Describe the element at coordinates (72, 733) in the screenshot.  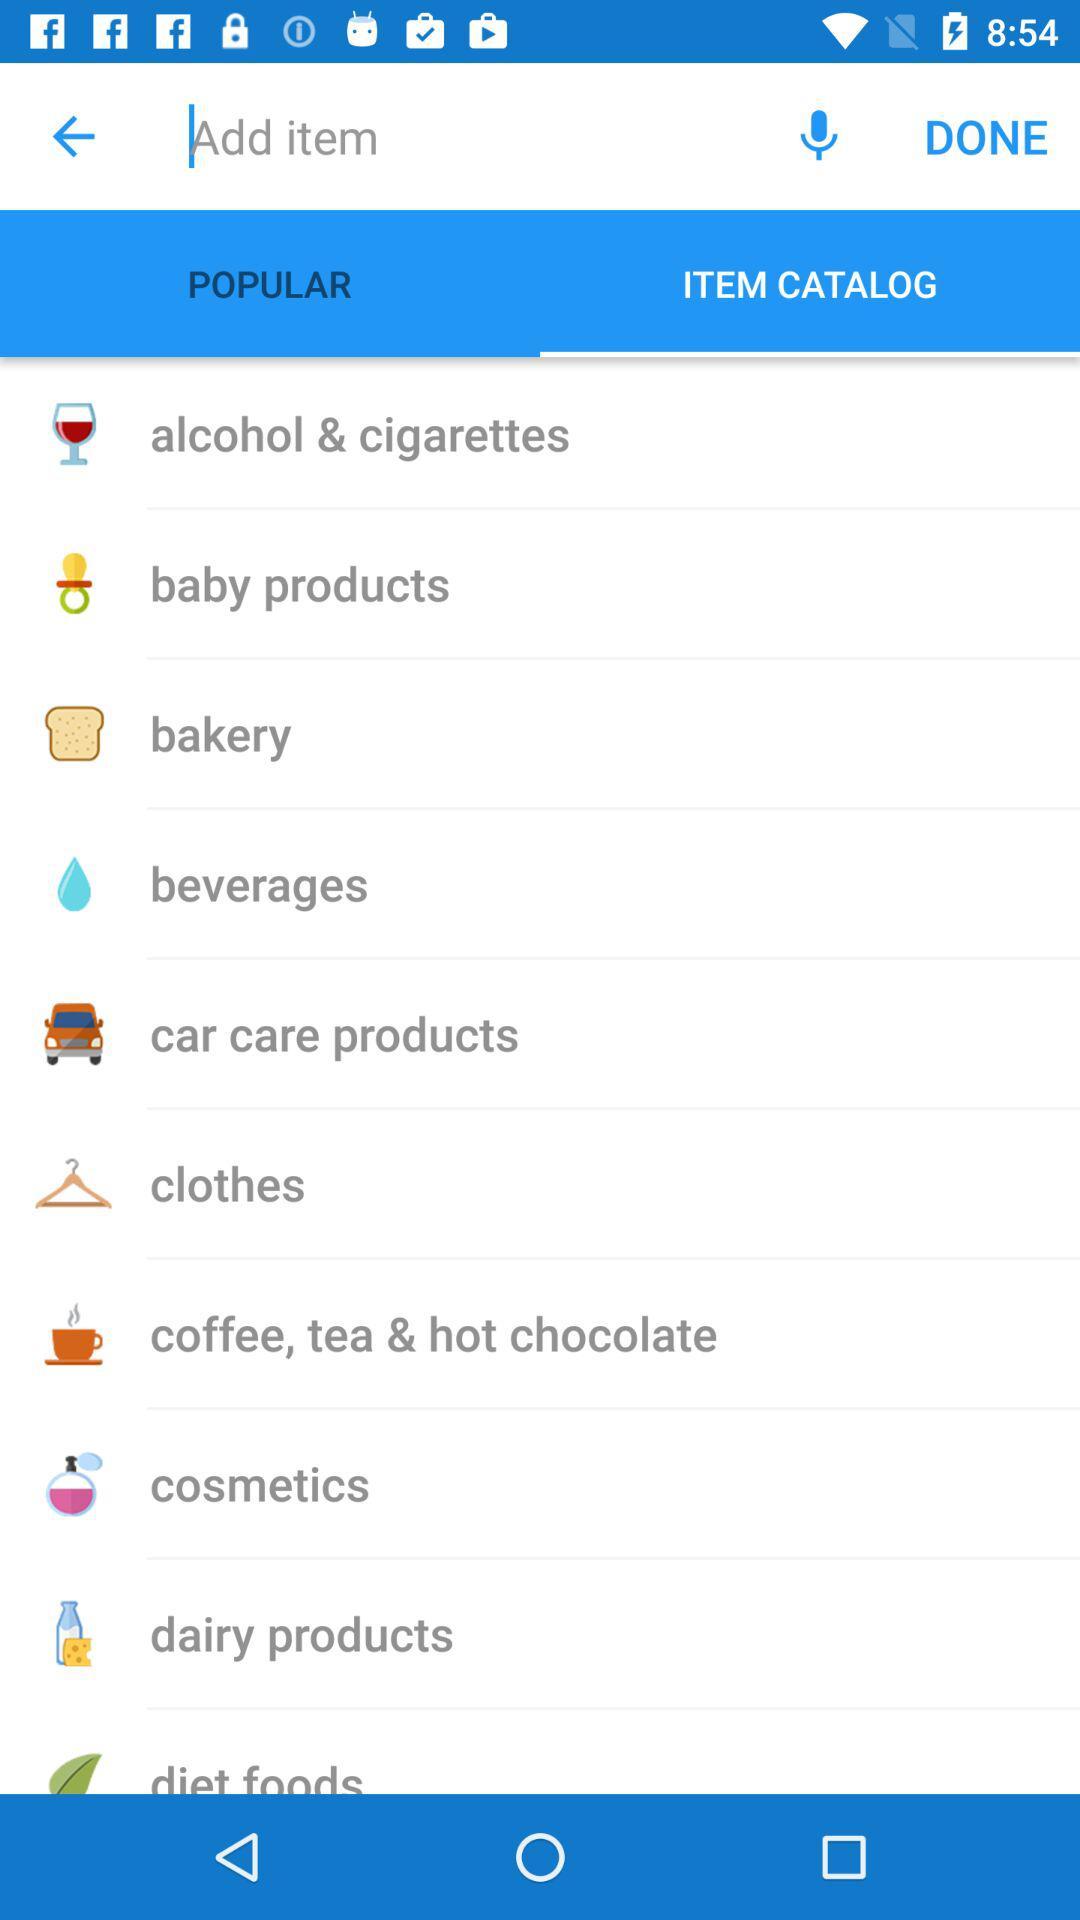
I see `the third icon beside bakery` at that location.